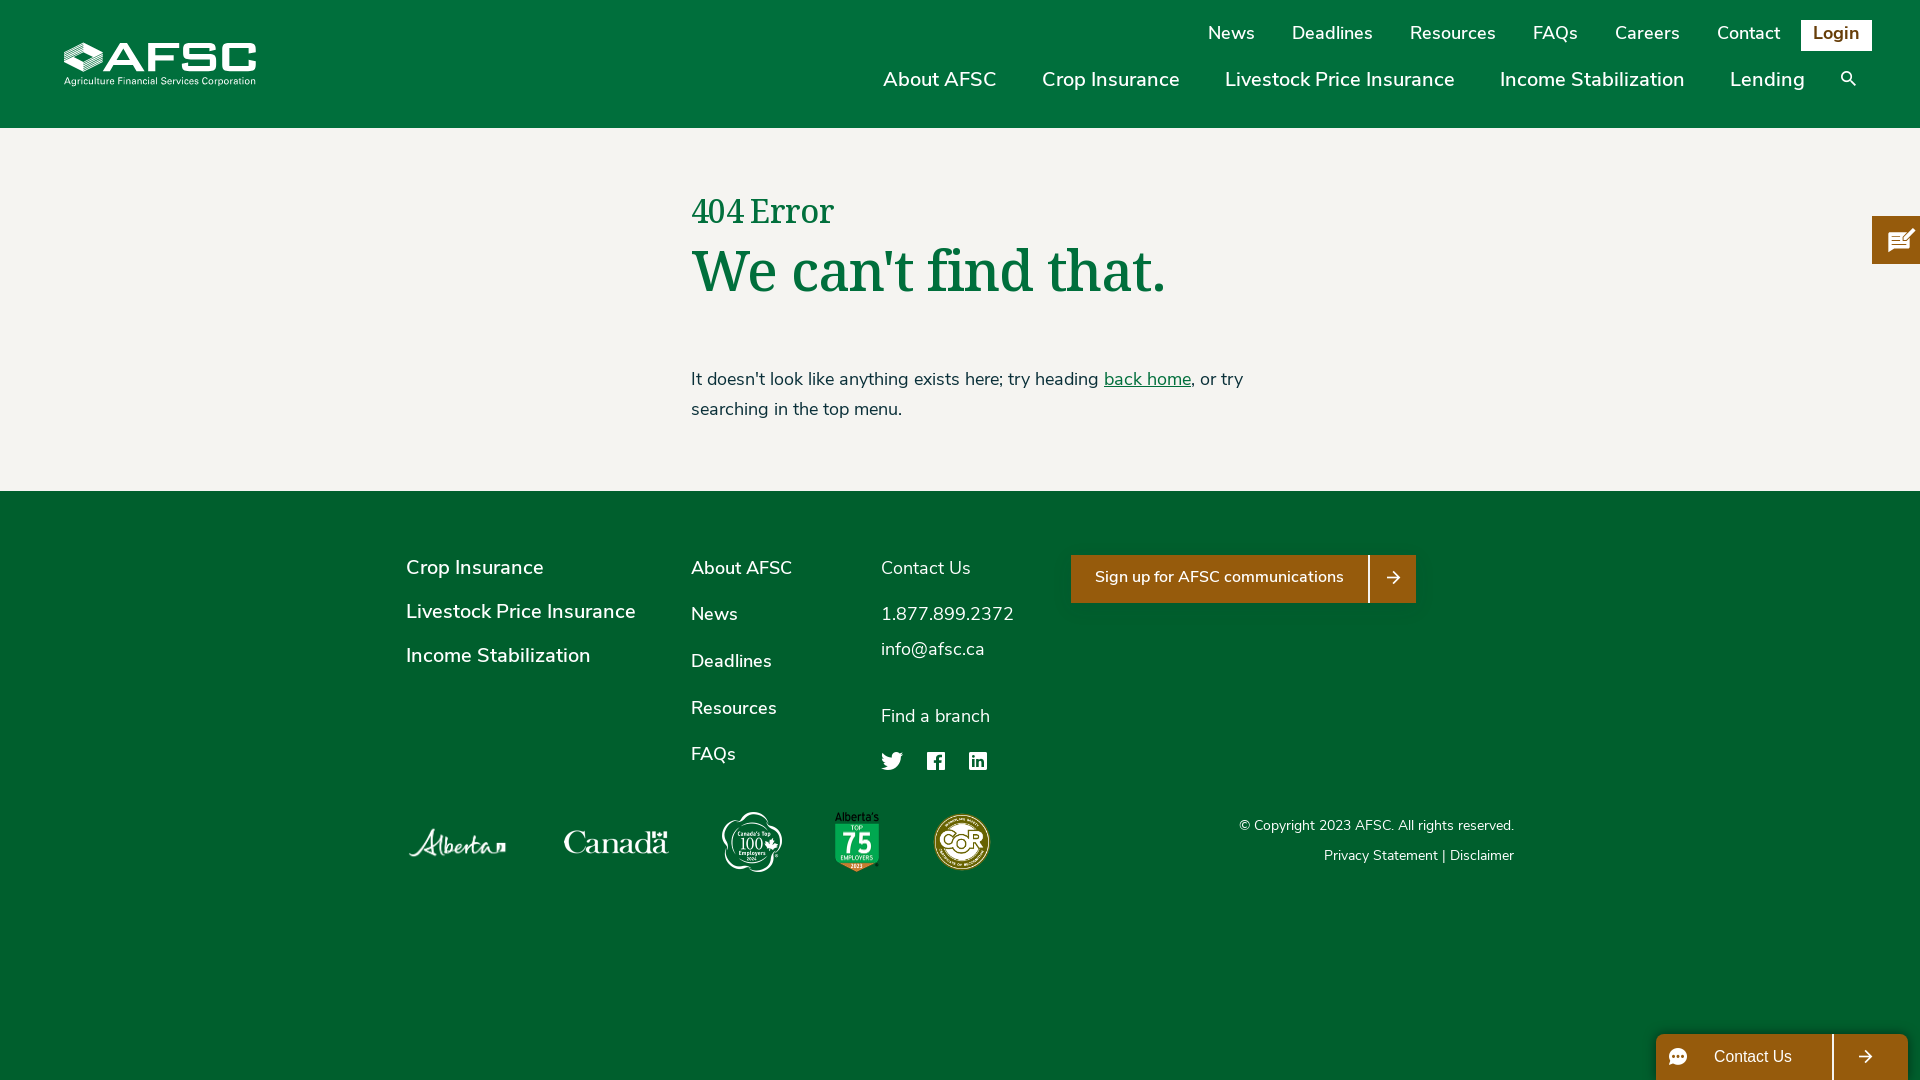  What do you see at coordinates (713, 755) in the screenshot?
I see `'FAQs'` at bounding box center [713, 755].